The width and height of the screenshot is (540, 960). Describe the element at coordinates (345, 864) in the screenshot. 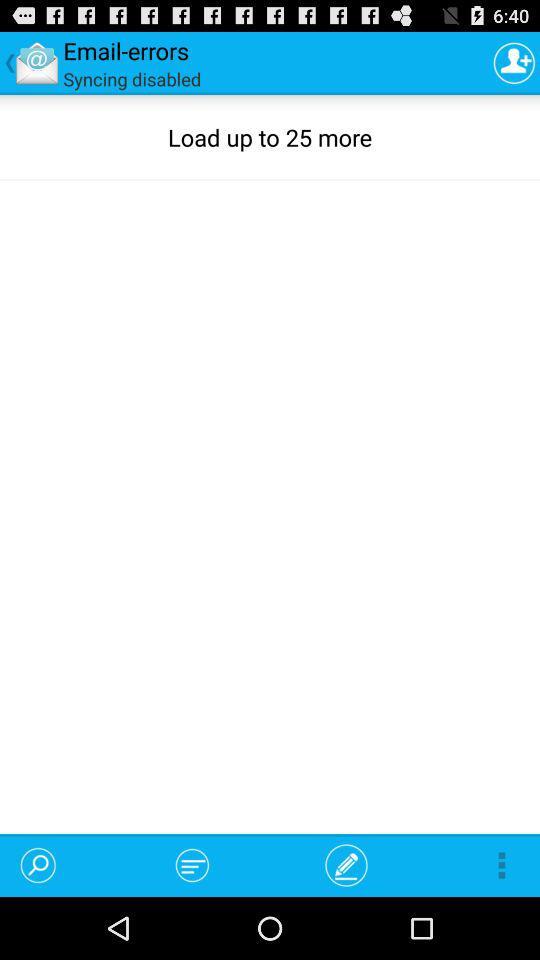

I see `app below load up to item` at that location.